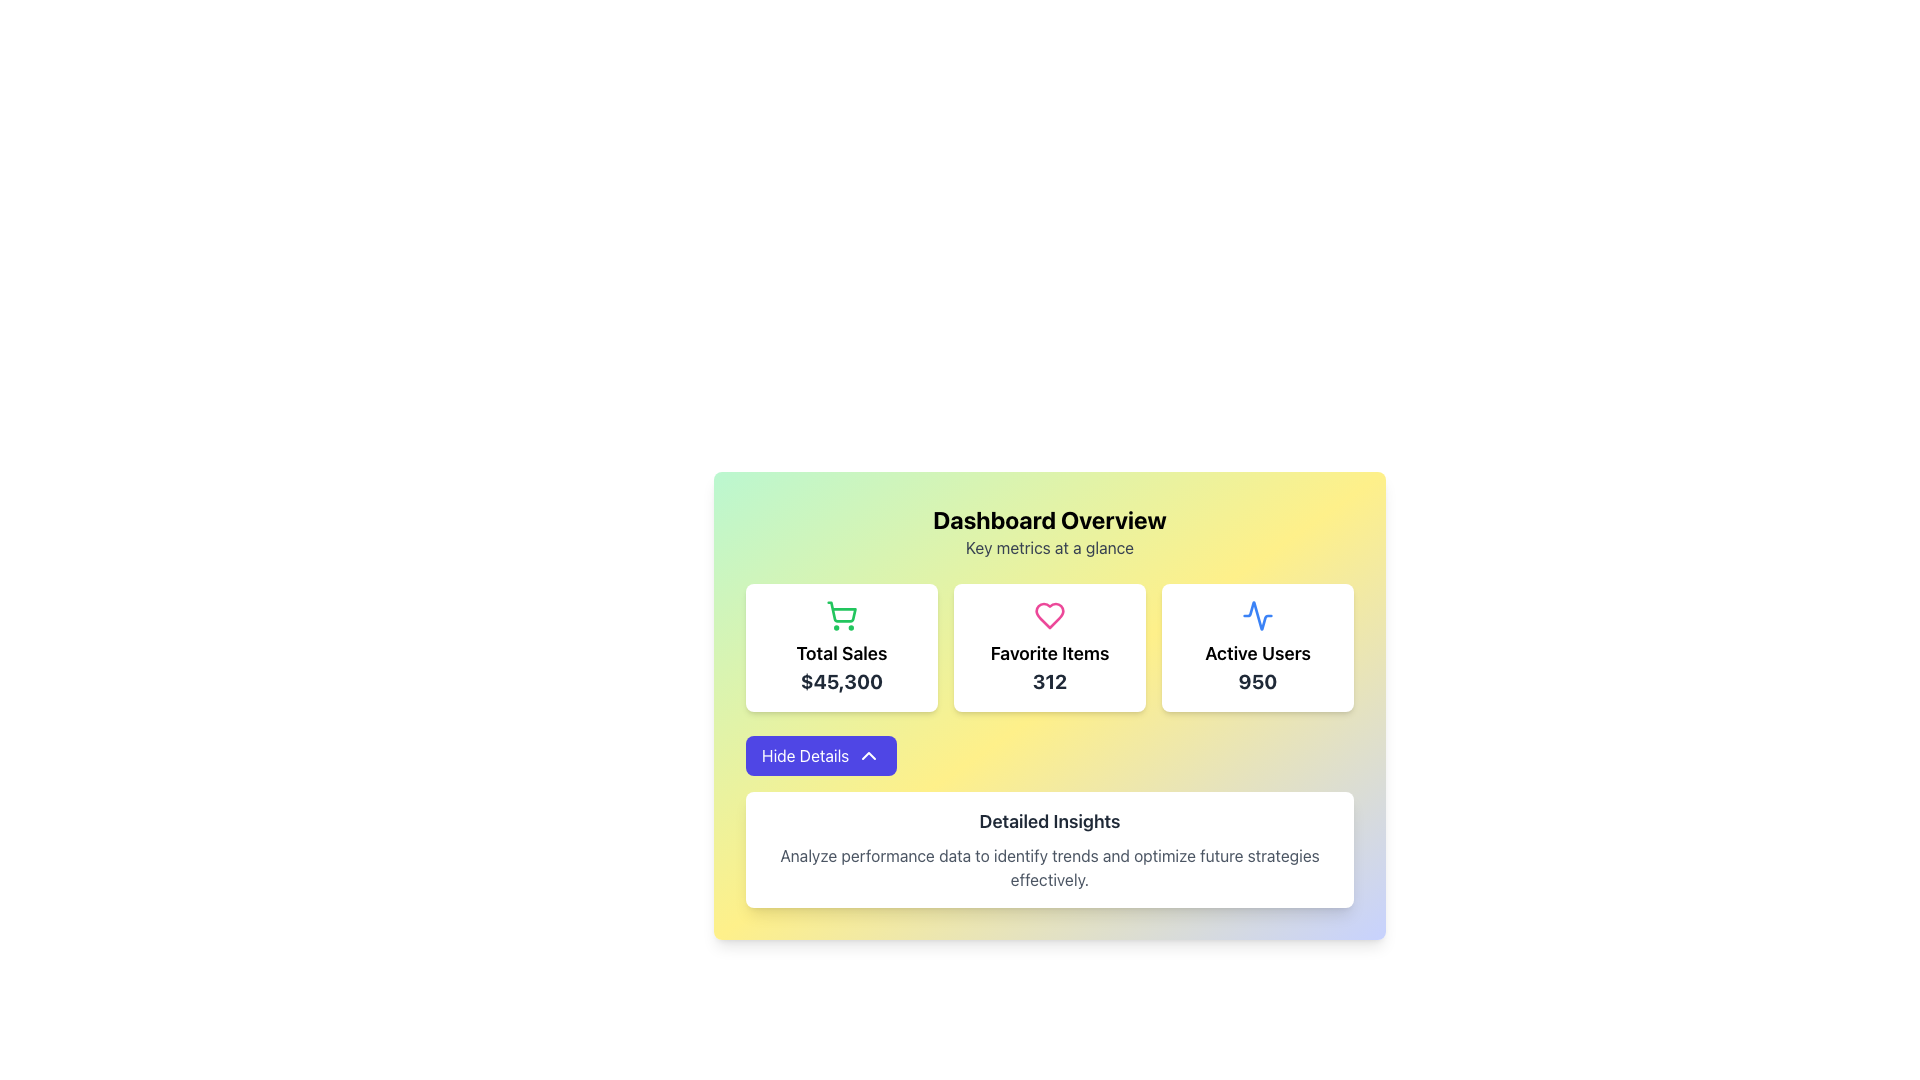  Describe the element at coordinates (1256, 648) in the screenshot. I see `the 'Active Users' card, which displays the text 'Active Users' in bold above the number '950'` at that location.